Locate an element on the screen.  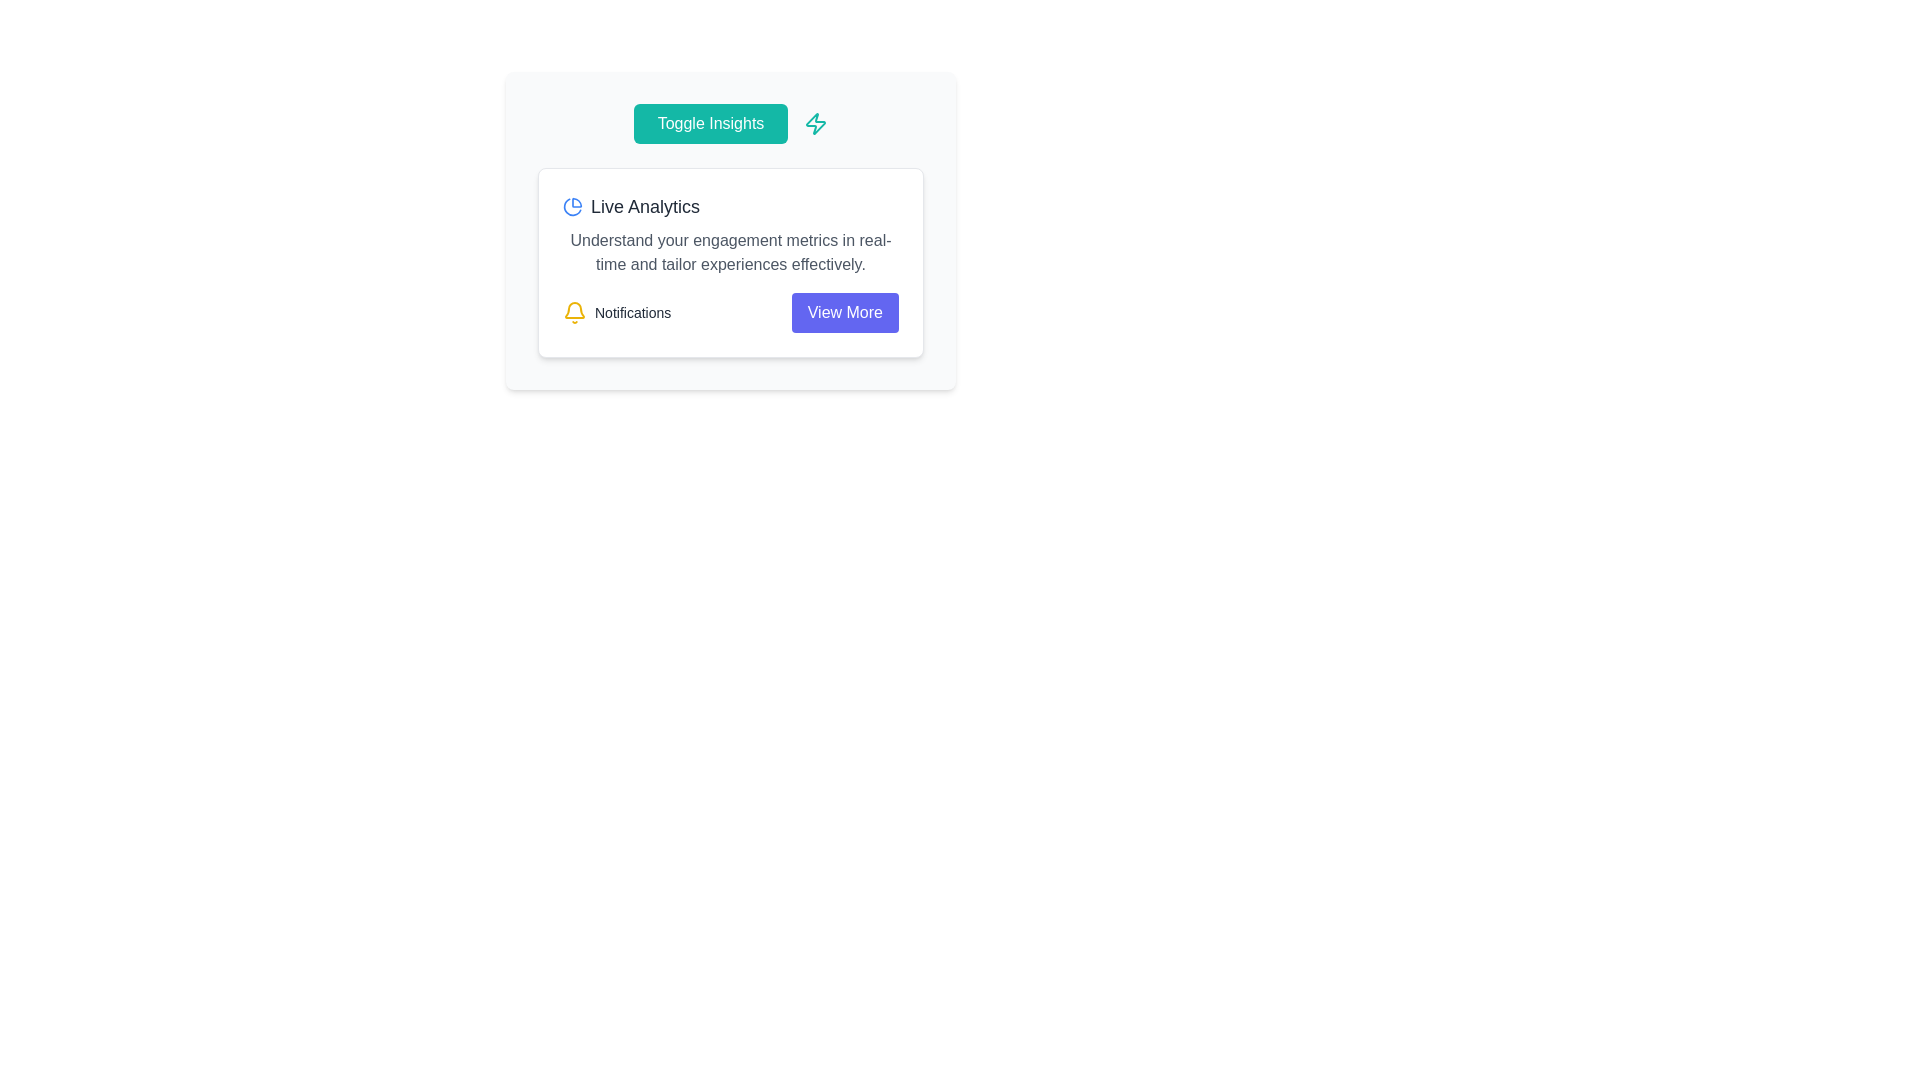
the small, circular, blue pie chart icon located at the far left of the row containing 'Live Analytics' to understand its visual representation is located at coordinates (571, 207).